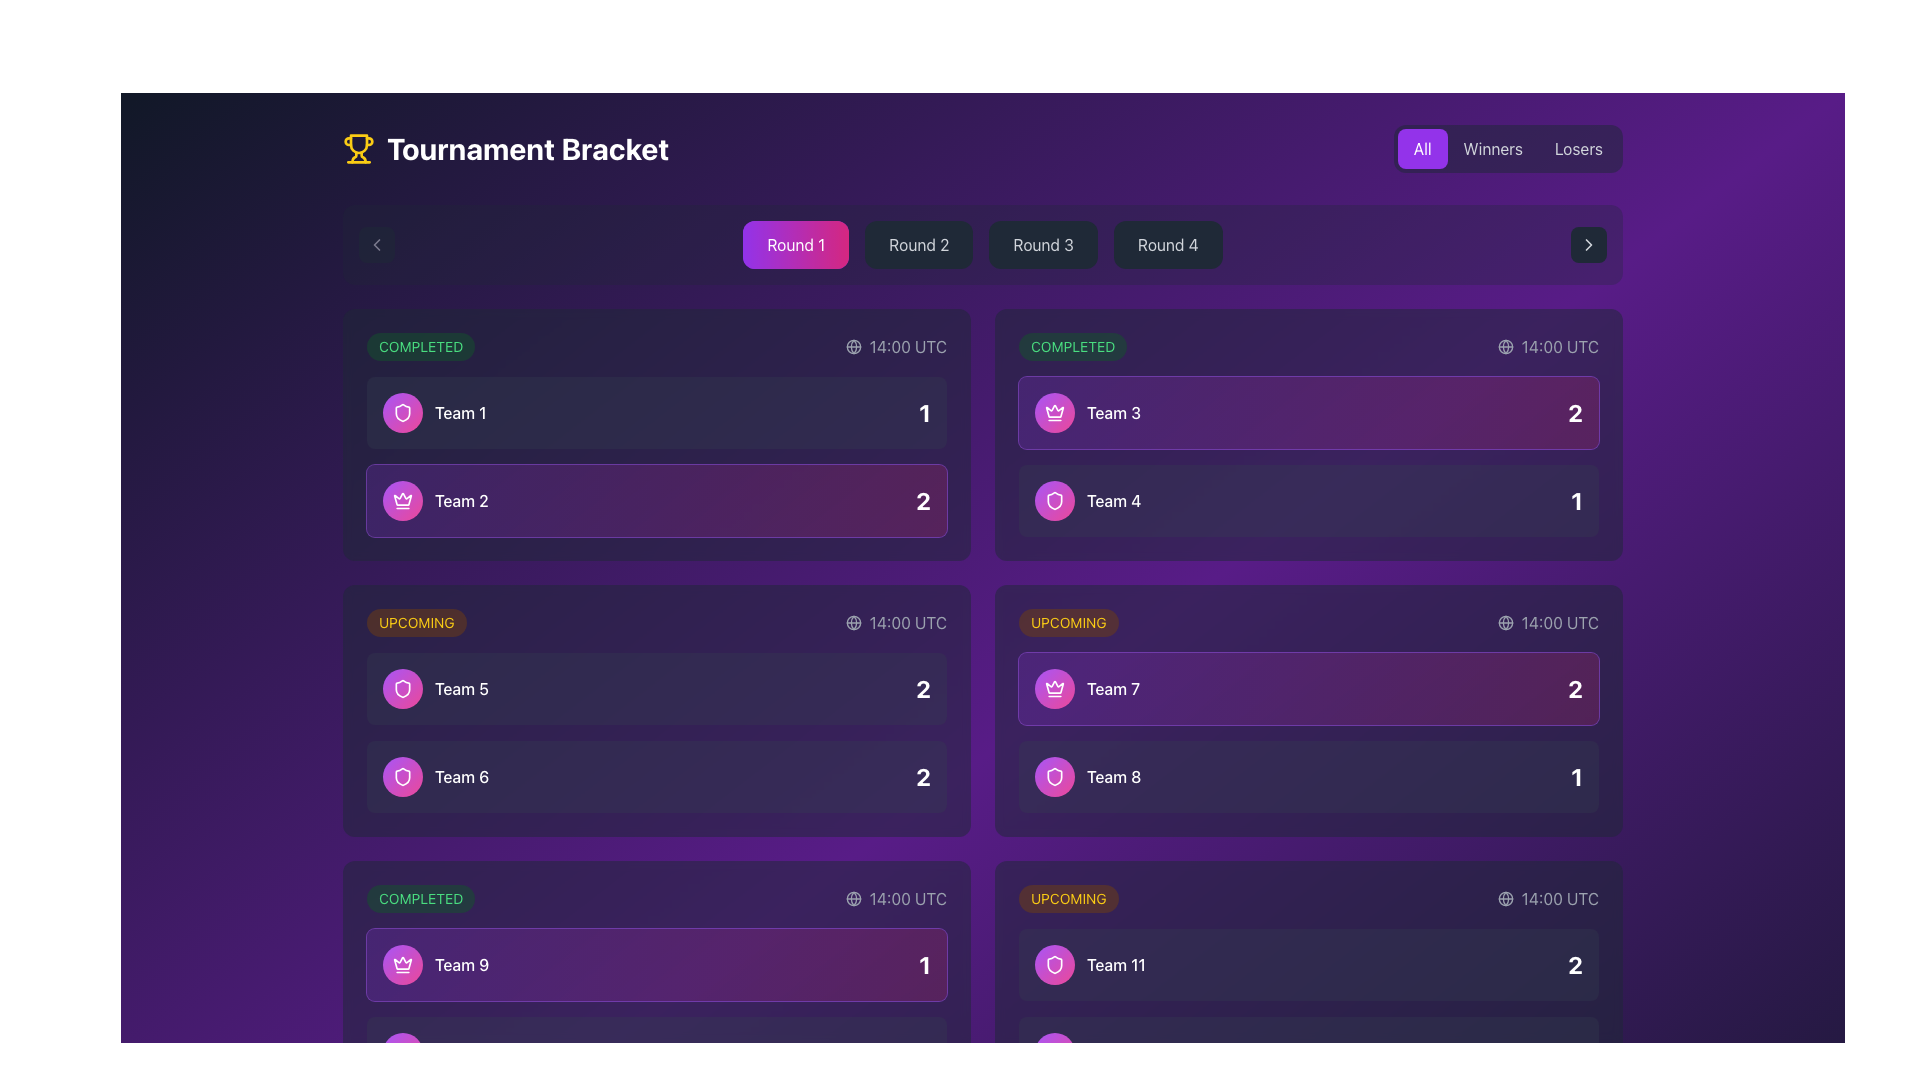 The height and width of the screenshot is (1080, 1920). What do you see at coordinates (1087, 411) in the screenshot?
I see `the 'Team 3' text label located within the 'COMPLETED' section` at bounding box center [1087, 411].